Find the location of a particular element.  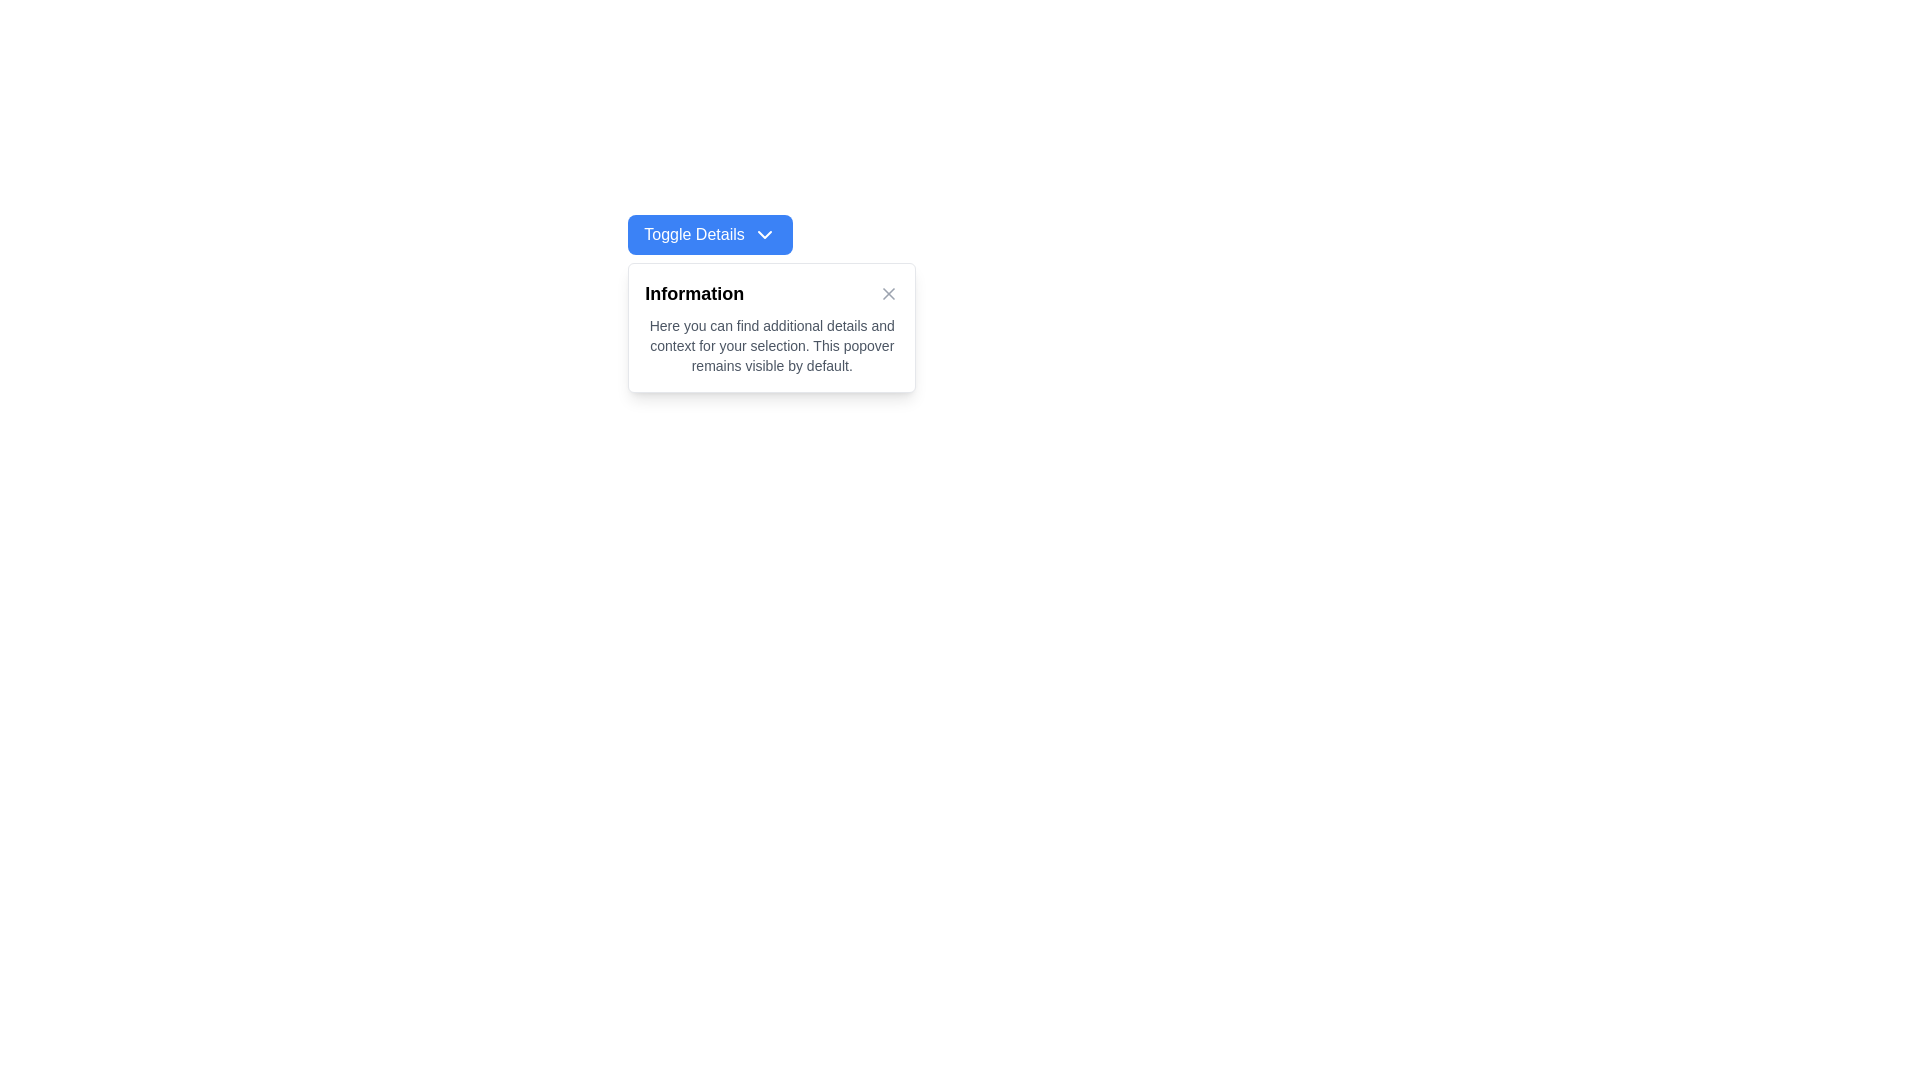

the descriptive text element located in the 'Information' panel, which provides additional context or guidance to the user is located at coordinates (771, 345).